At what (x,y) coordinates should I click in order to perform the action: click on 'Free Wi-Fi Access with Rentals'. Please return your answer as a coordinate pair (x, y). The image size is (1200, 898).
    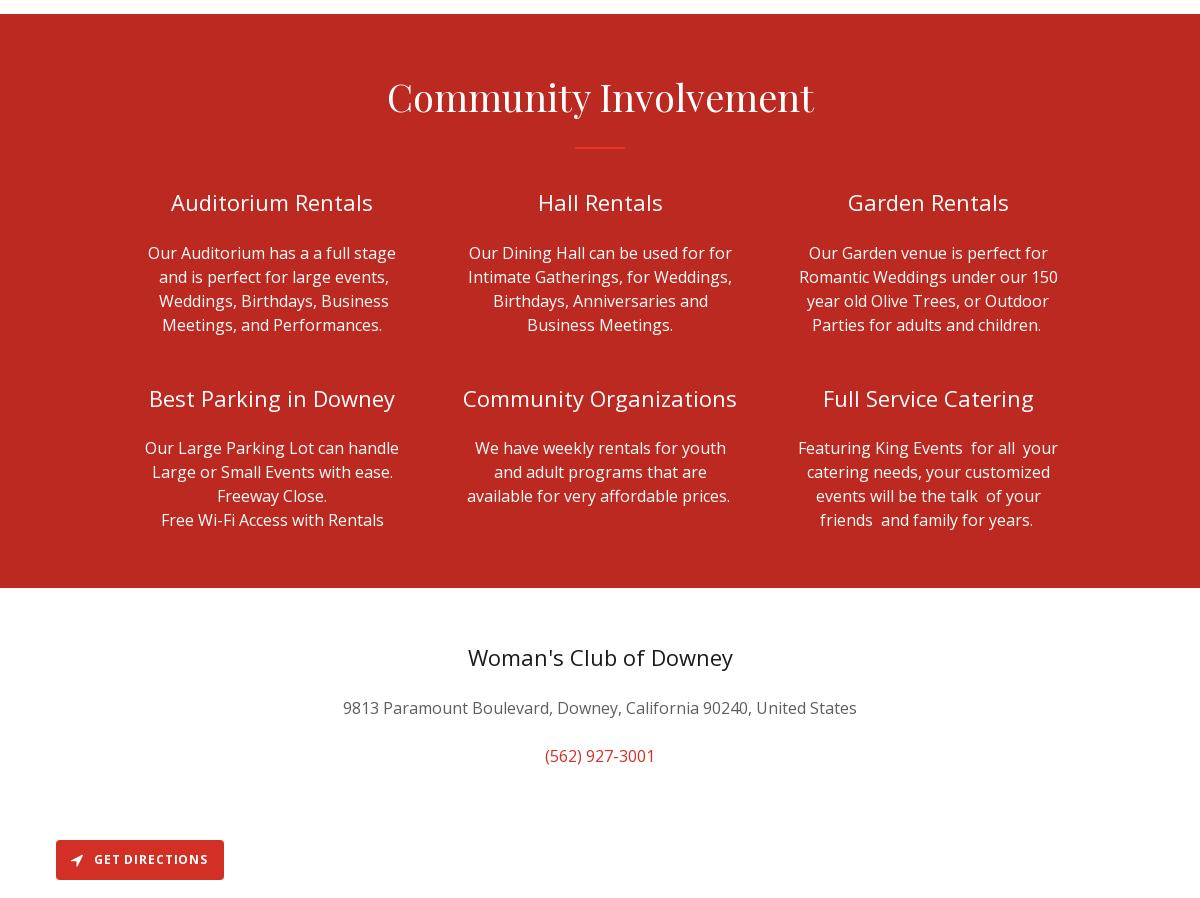
    Looking at the image, I should click on (270, 519).